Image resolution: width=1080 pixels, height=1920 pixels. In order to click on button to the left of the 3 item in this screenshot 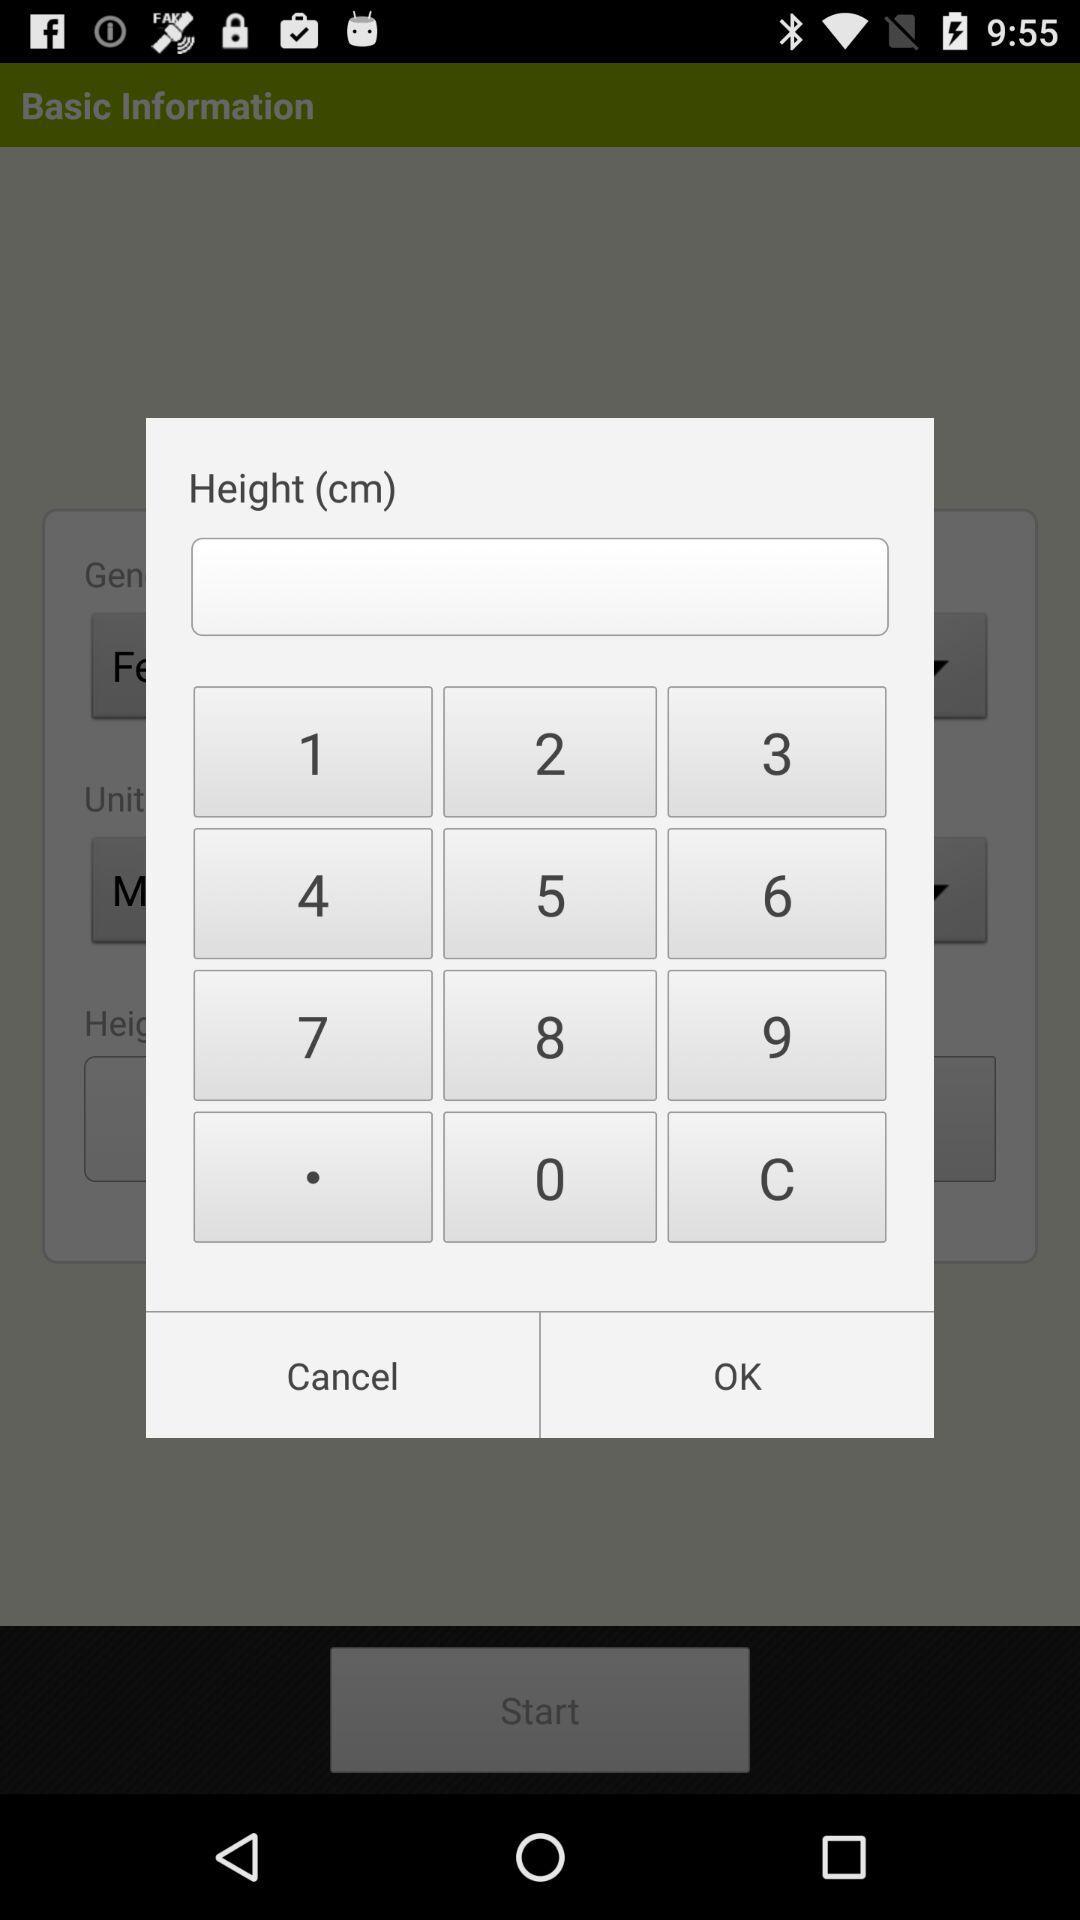, I will do `click(550, 750)`.